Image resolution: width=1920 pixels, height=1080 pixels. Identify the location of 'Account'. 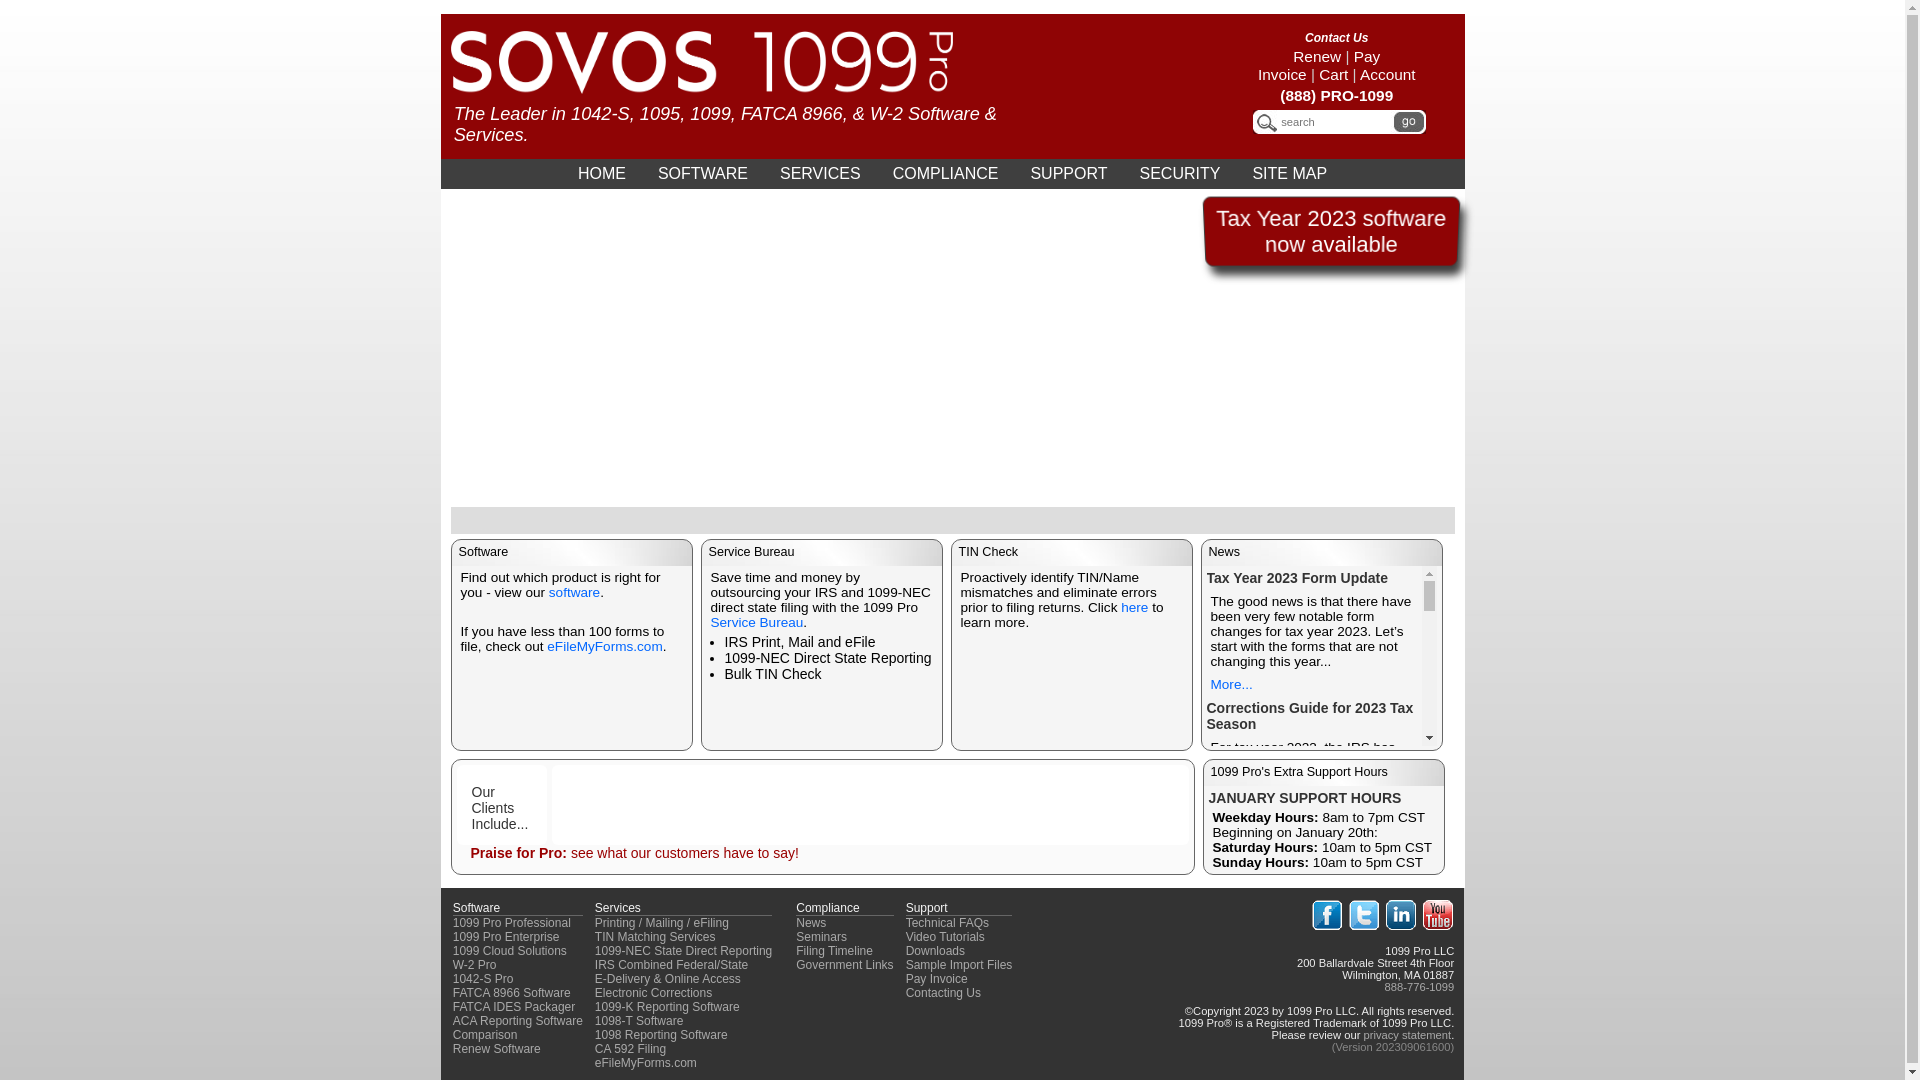
(1386, 73).